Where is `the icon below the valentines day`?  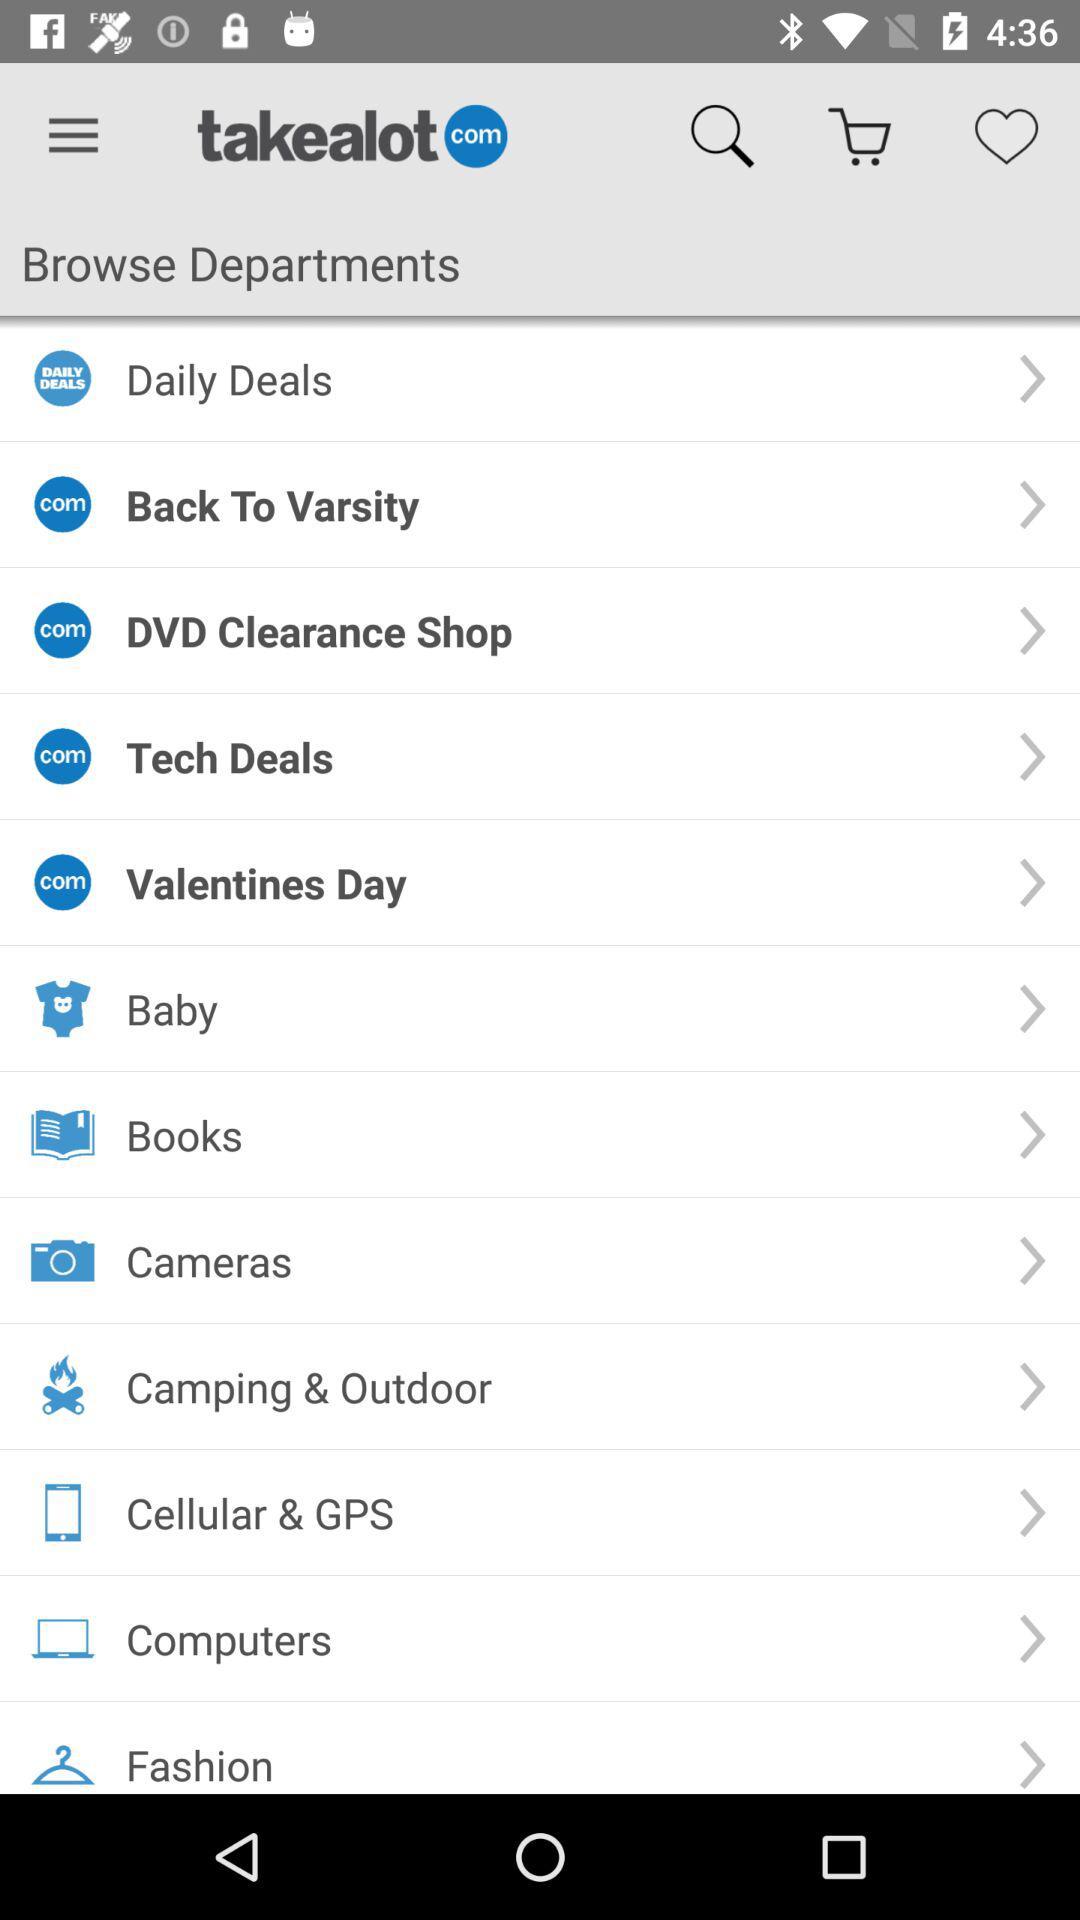 the icon below the valentines day is located at coordinates (555, 1008).